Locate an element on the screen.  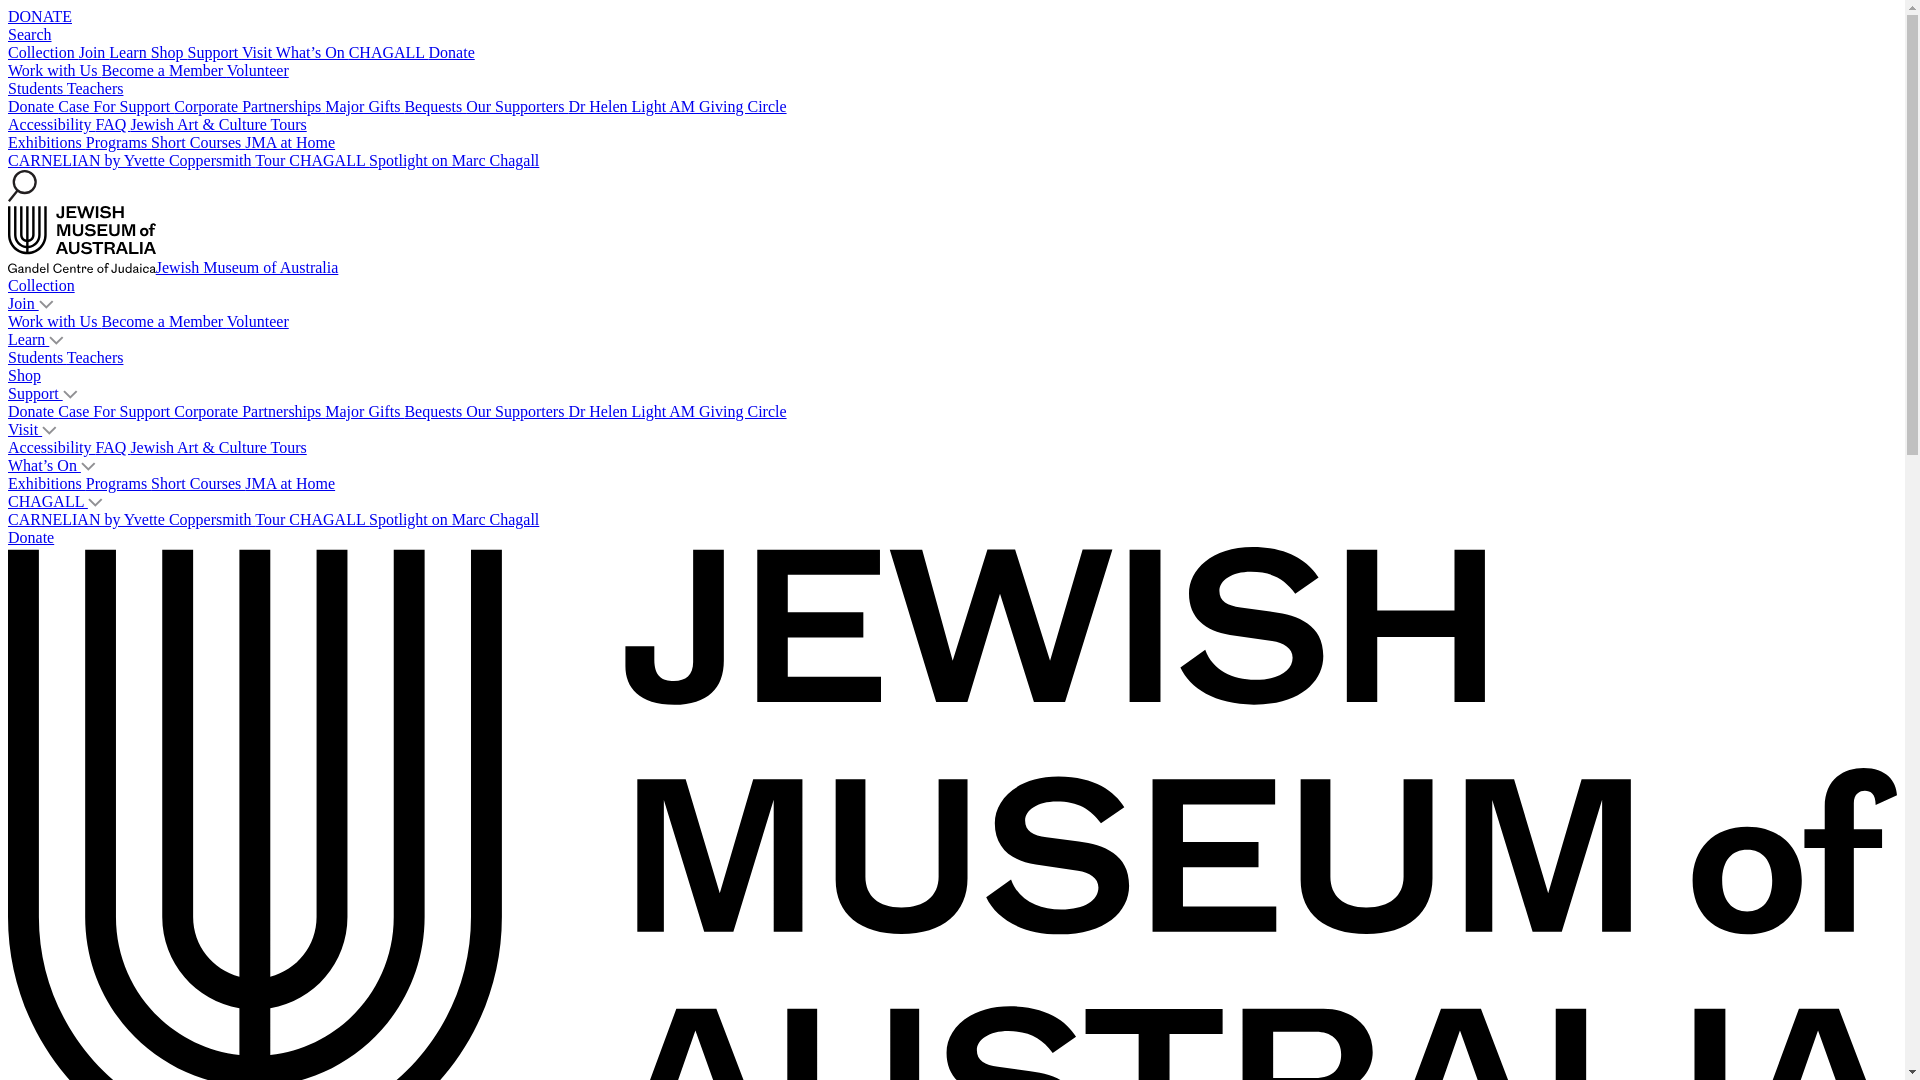
'CHAGALL' is located at coordinates (349, 51).